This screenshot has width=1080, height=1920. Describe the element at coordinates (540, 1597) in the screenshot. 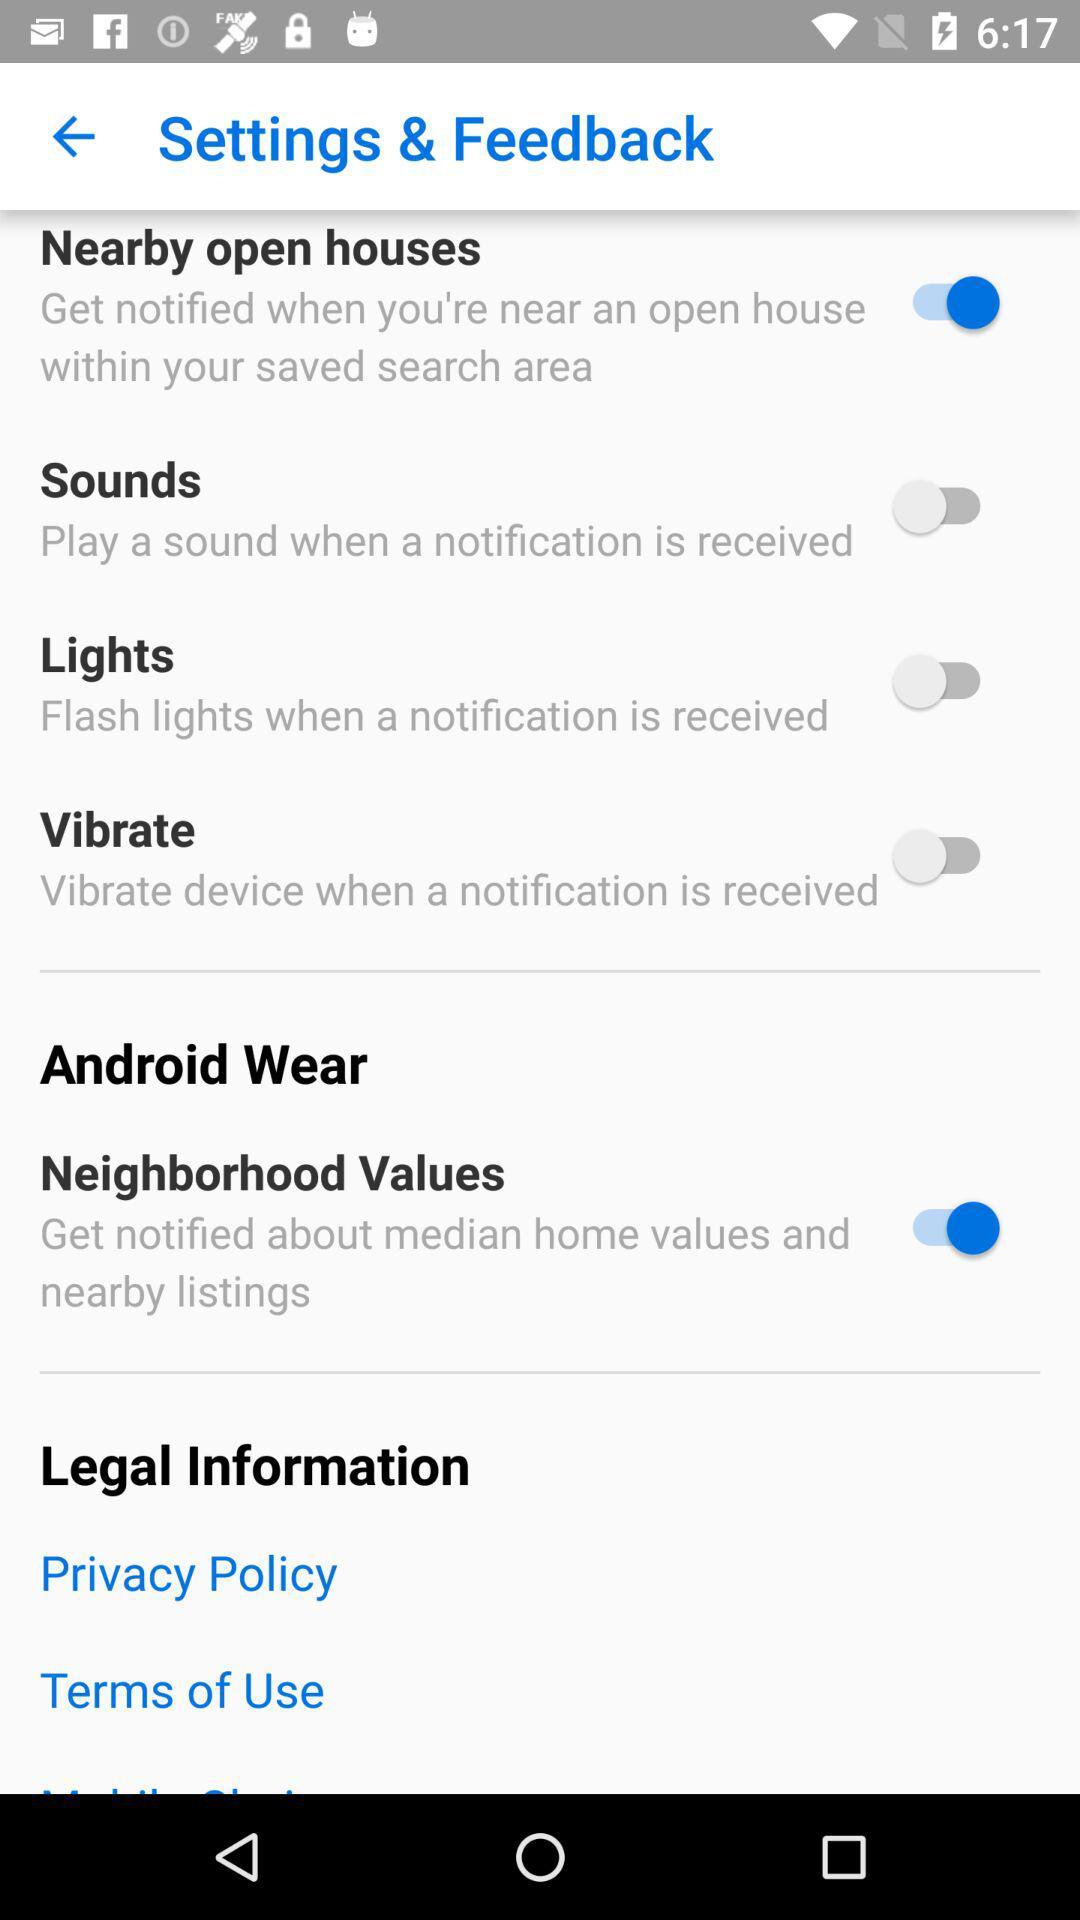

I see `the item above the terms of use icon` at that location.